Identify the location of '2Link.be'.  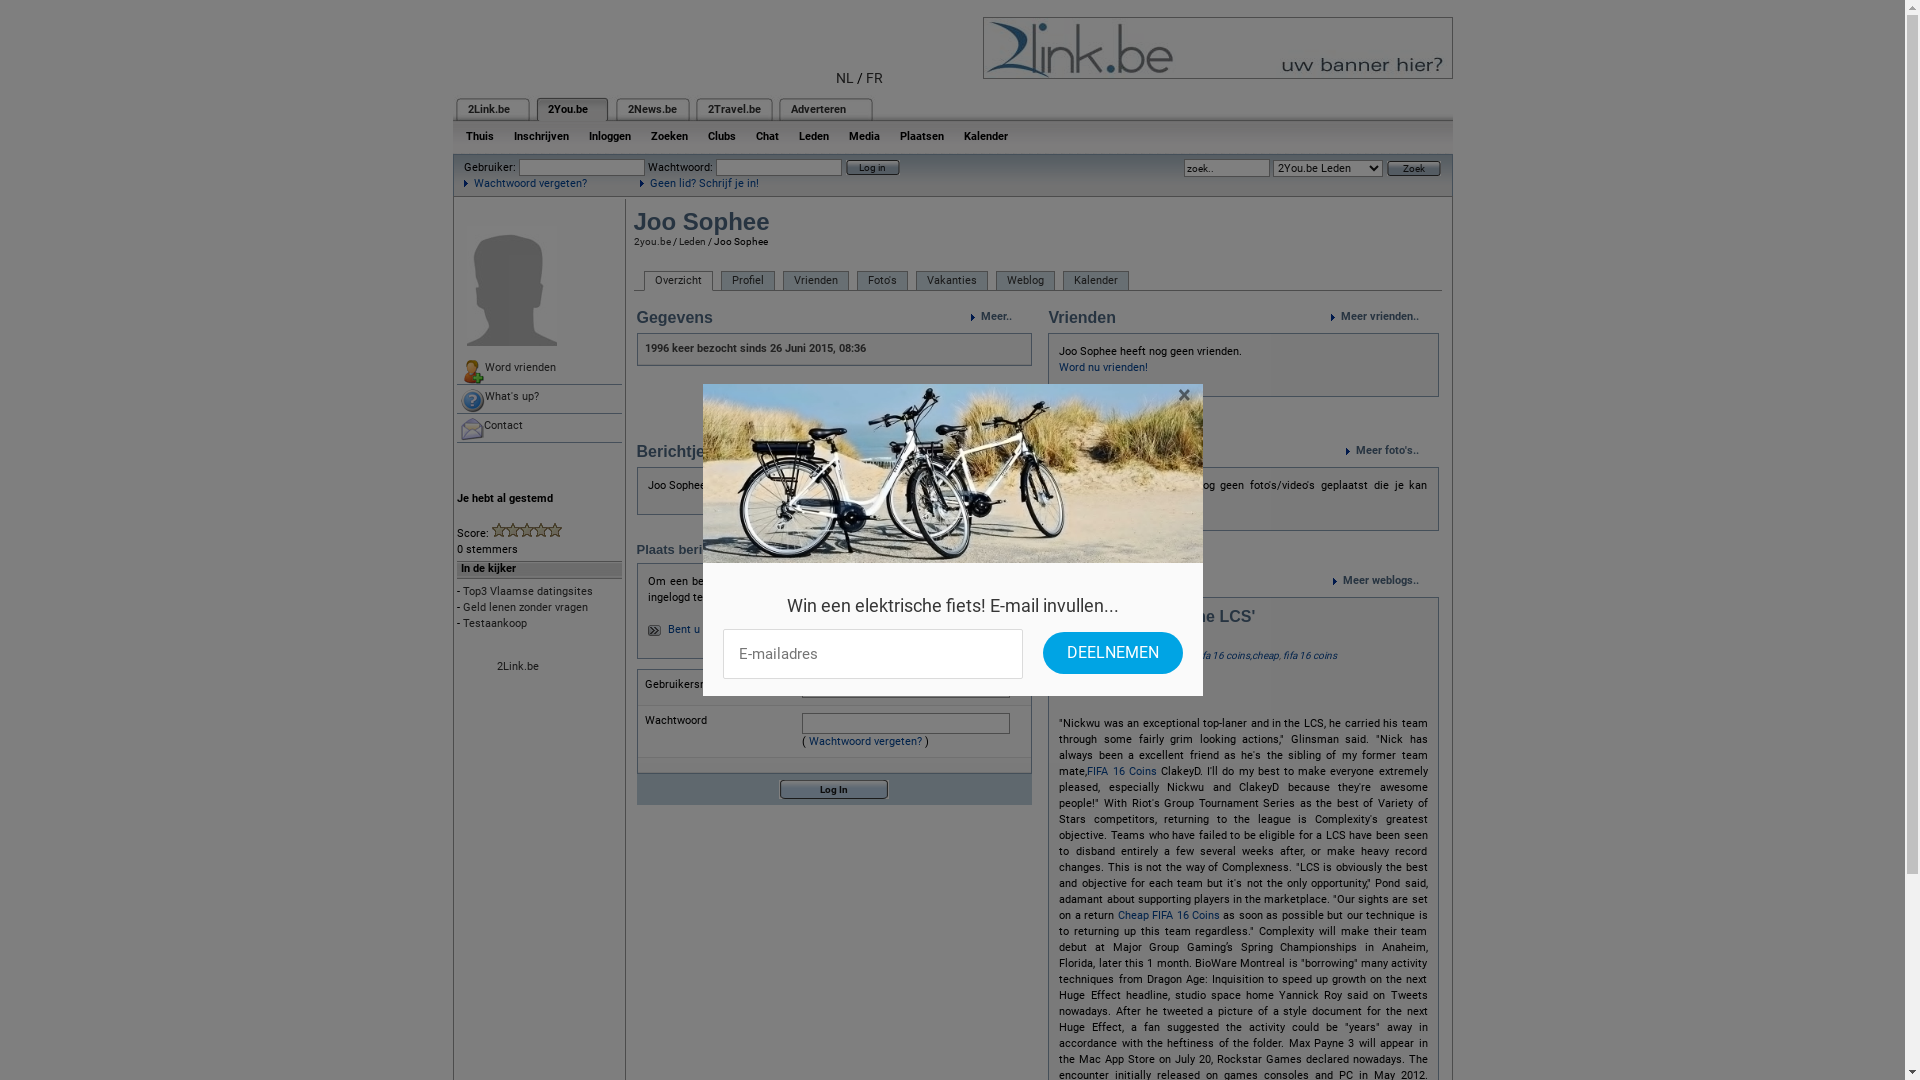
(489, 109).